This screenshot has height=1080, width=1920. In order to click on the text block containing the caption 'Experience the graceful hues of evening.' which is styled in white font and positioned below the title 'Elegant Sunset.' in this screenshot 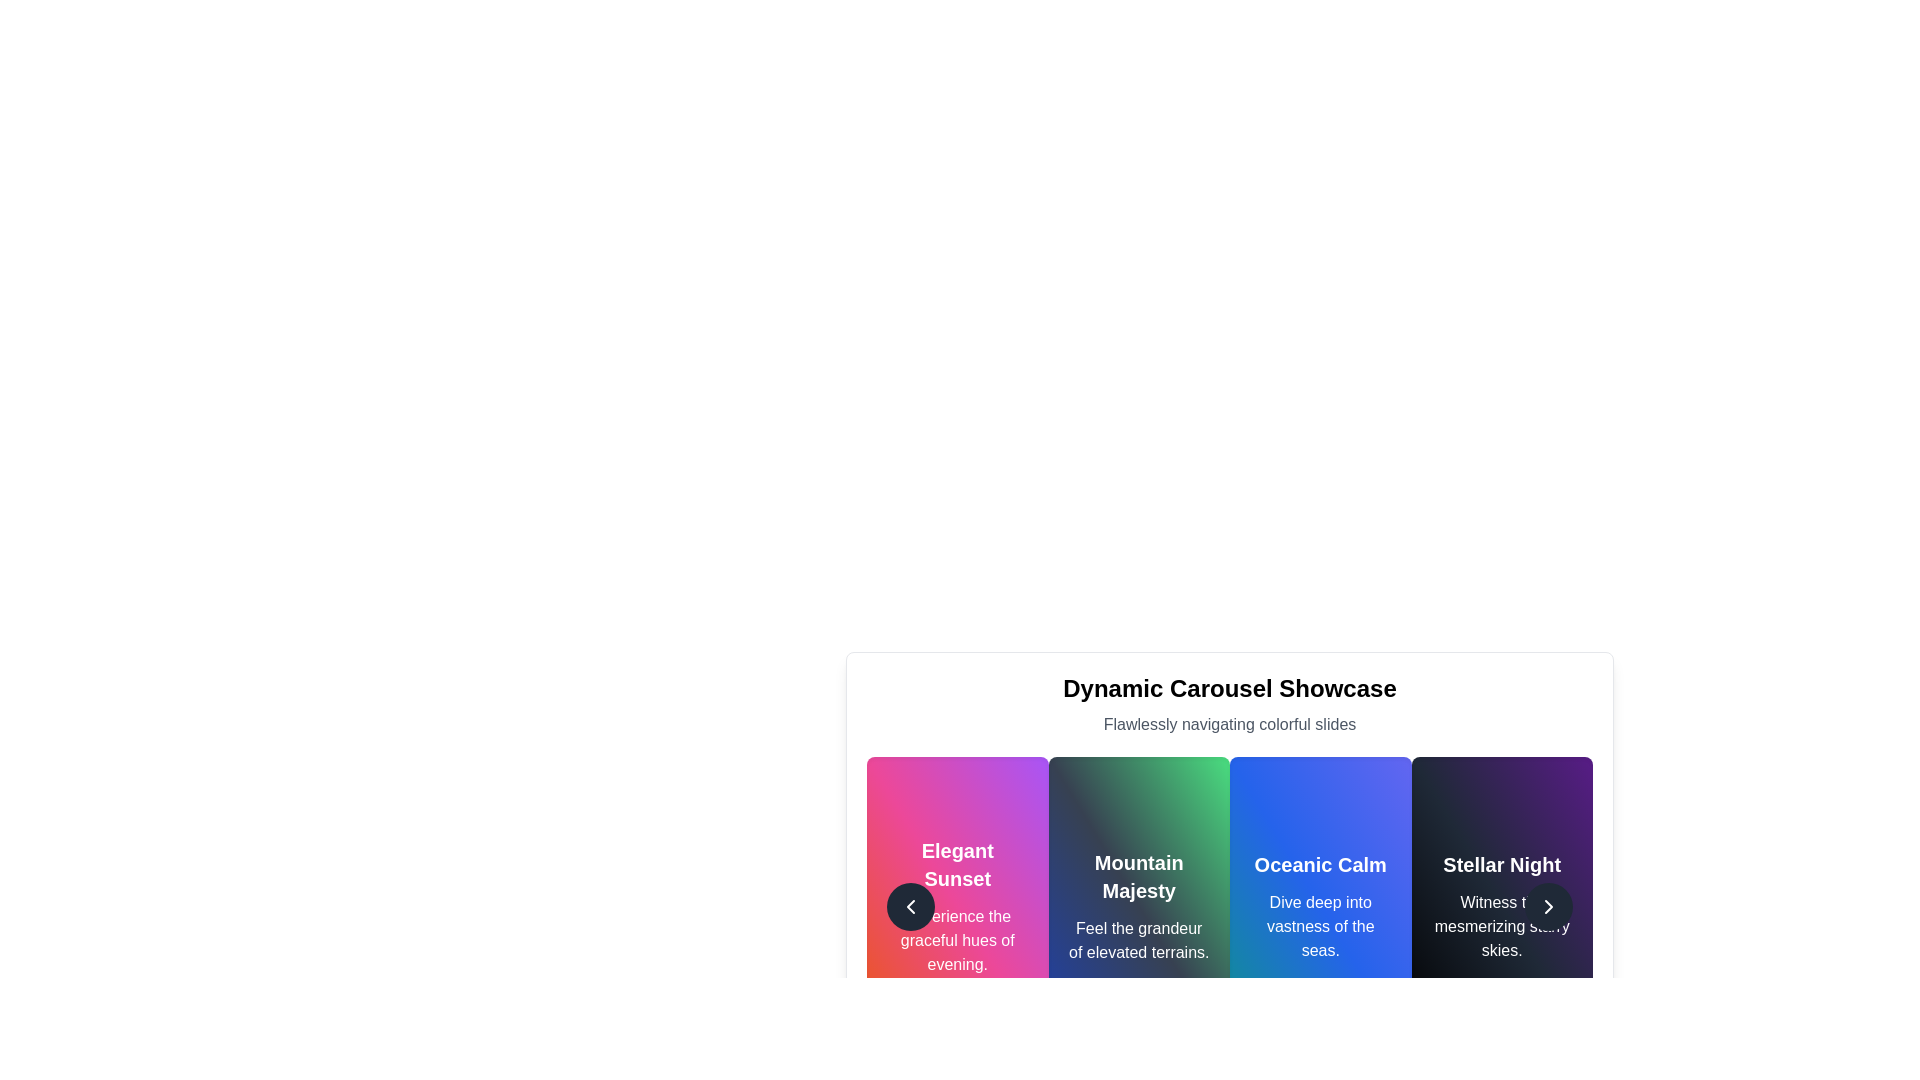, I will do `click(956, 941)`.